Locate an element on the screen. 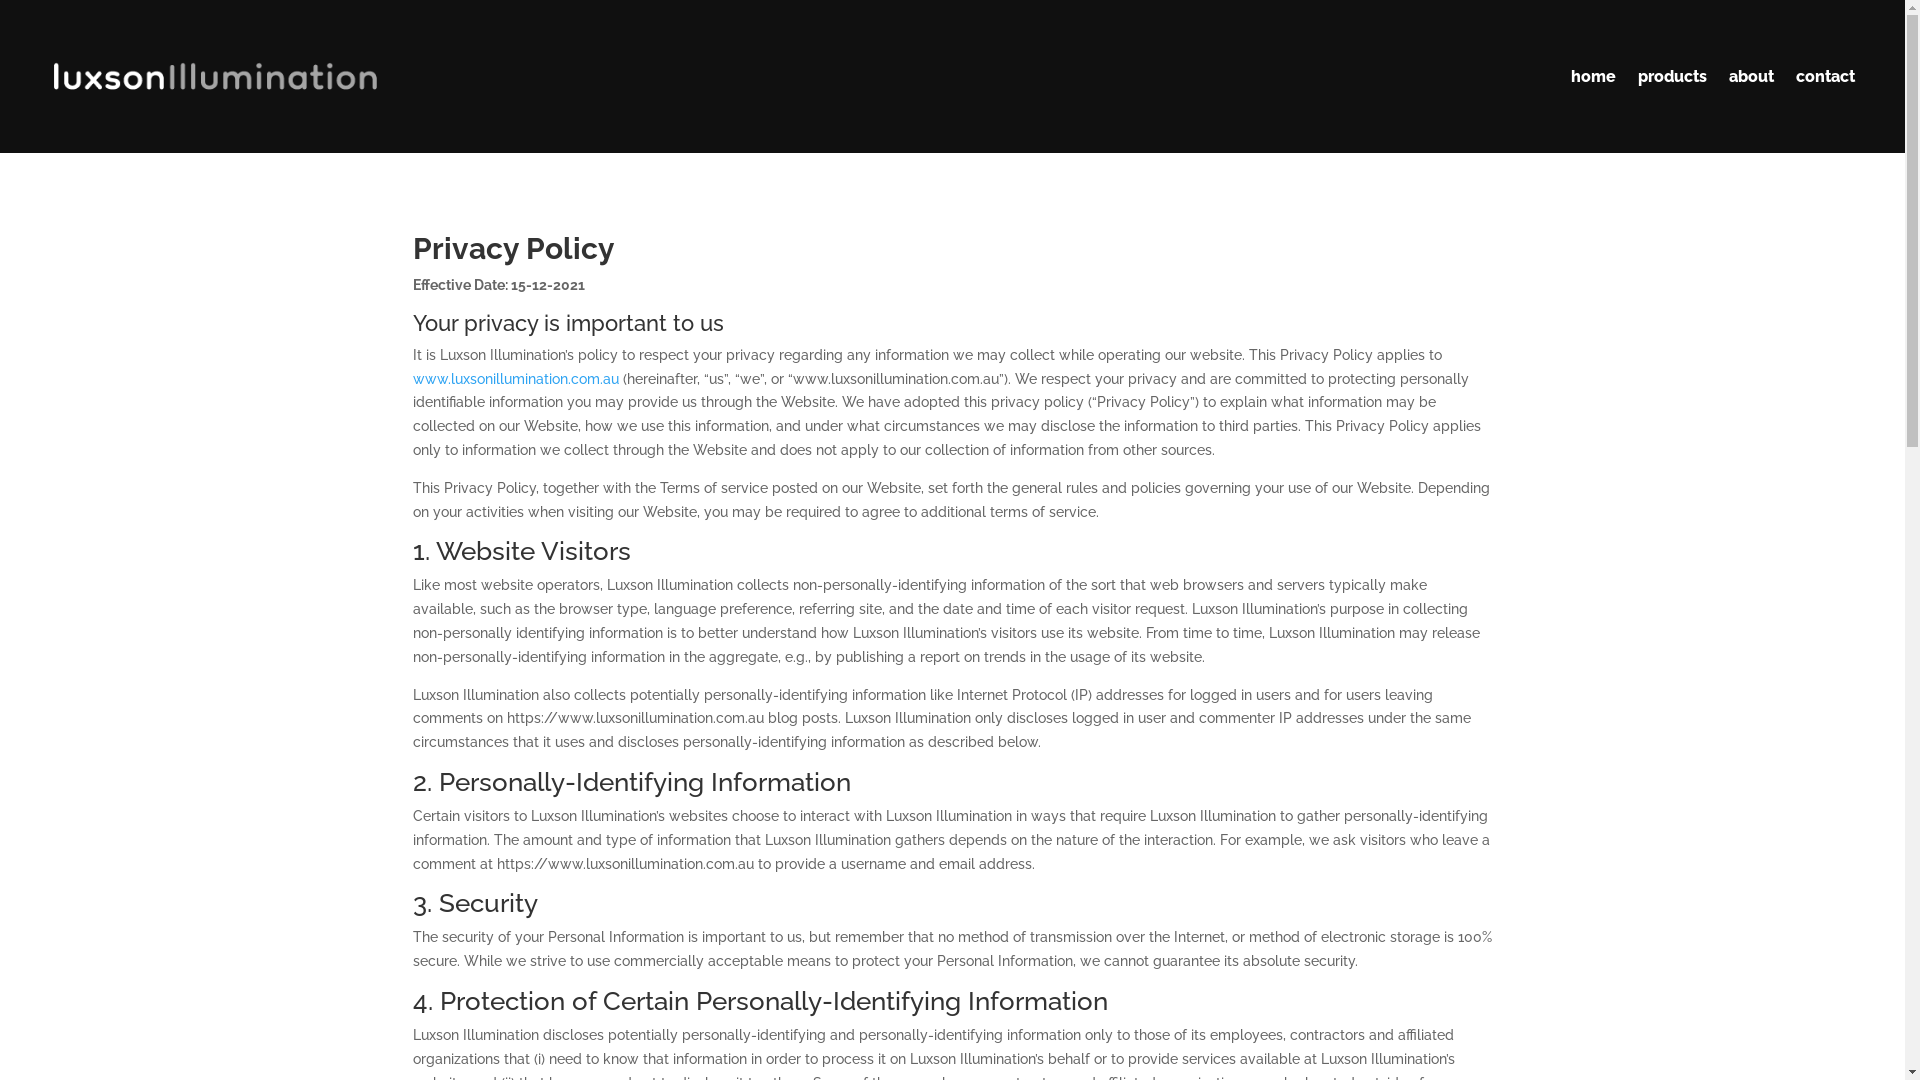  'products' is located at coordinates (1637, 75).